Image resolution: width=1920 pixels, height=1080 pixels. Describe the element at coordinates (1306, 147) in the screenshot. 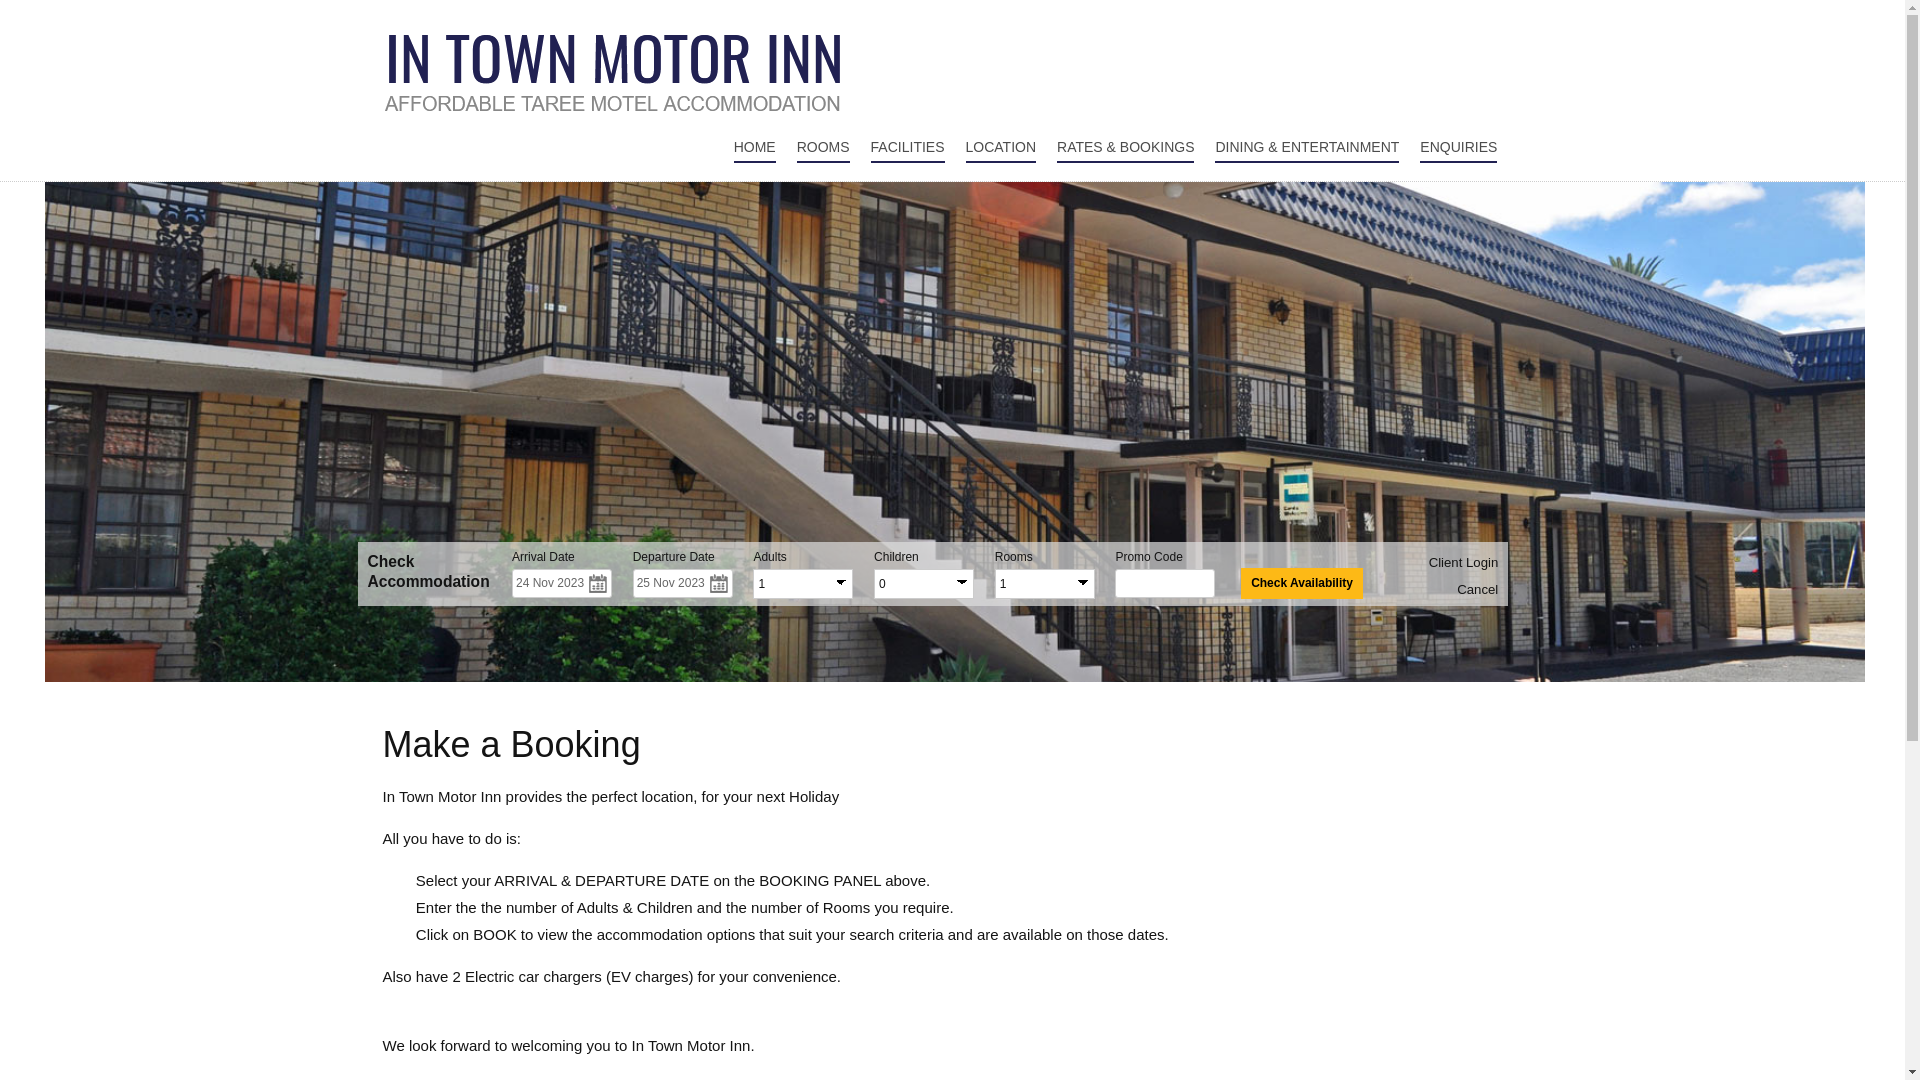

I see `'DINING & ENTERTAINMENT'` at that location.